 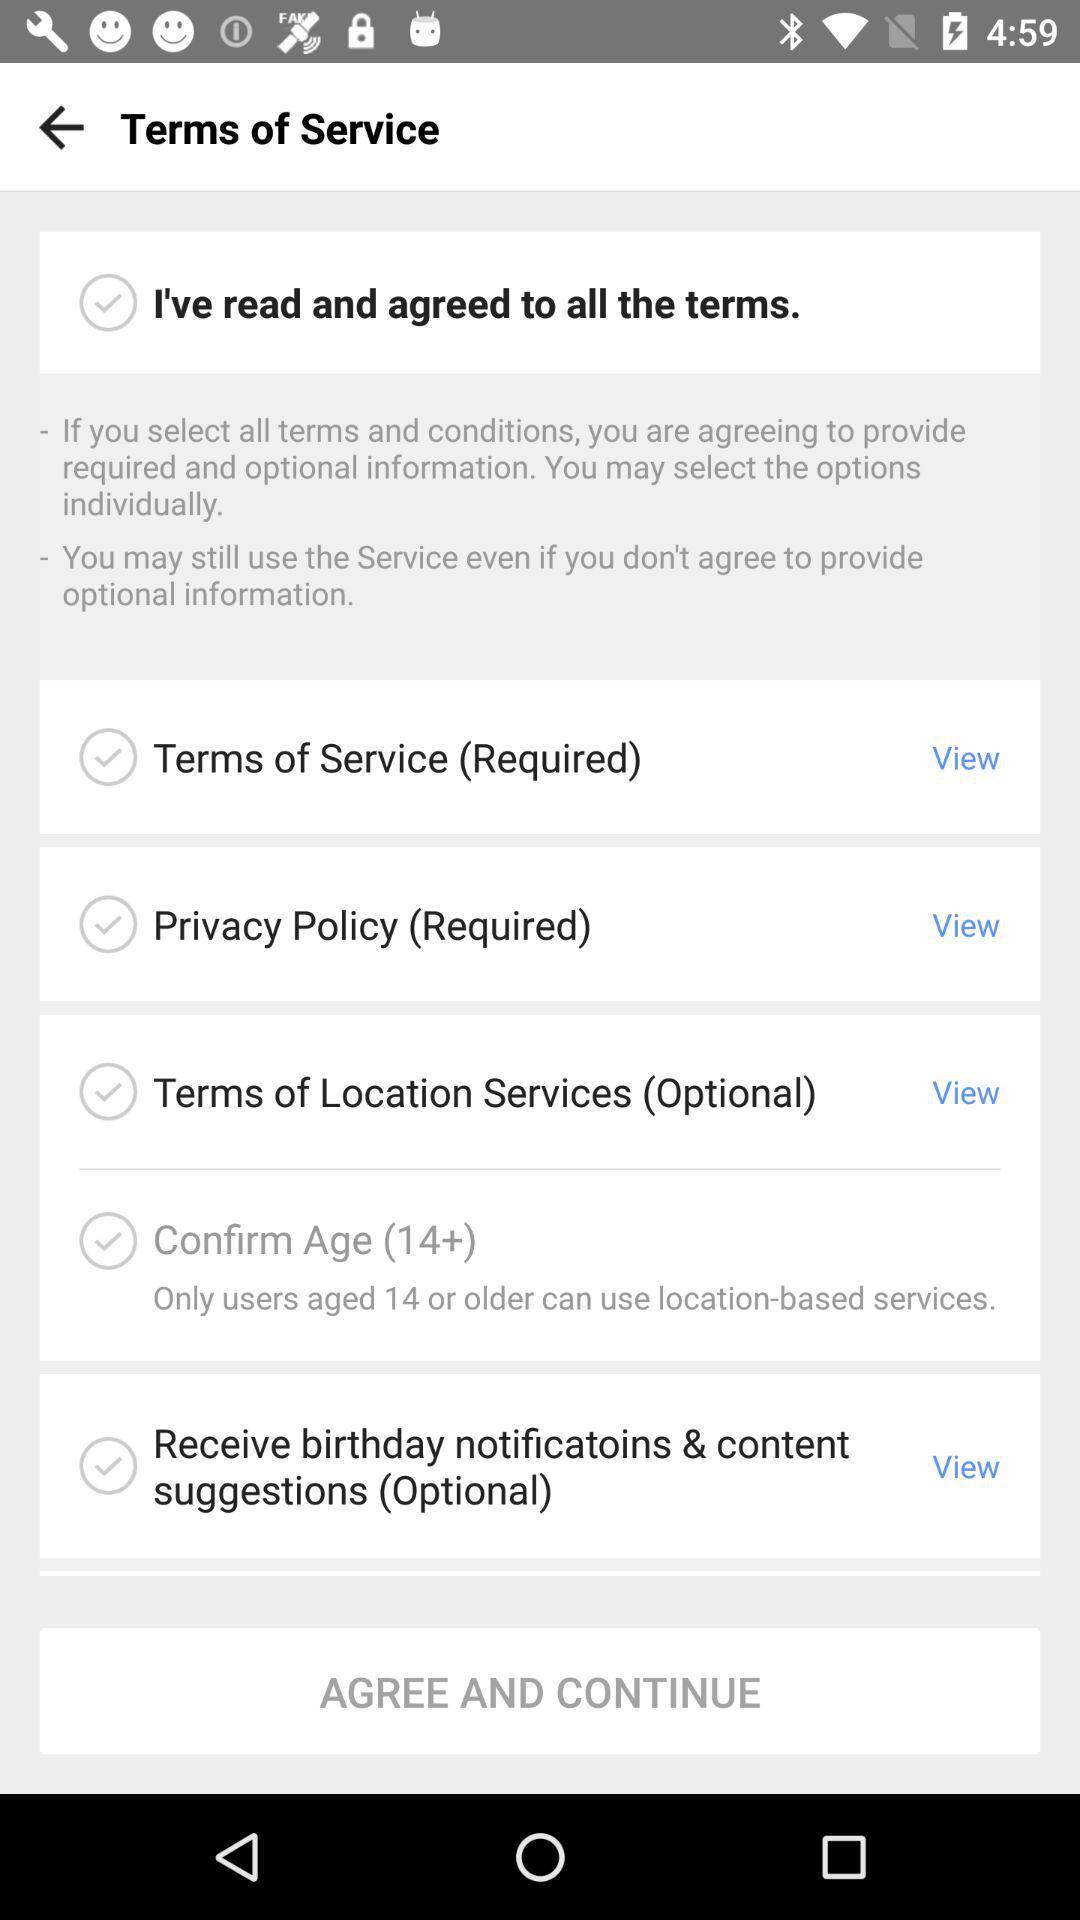 What do you see at coordinates (108, 301) in the screenshot?
I see `click circle to indicate you have read all the terms` at bounding box center [108, 301].